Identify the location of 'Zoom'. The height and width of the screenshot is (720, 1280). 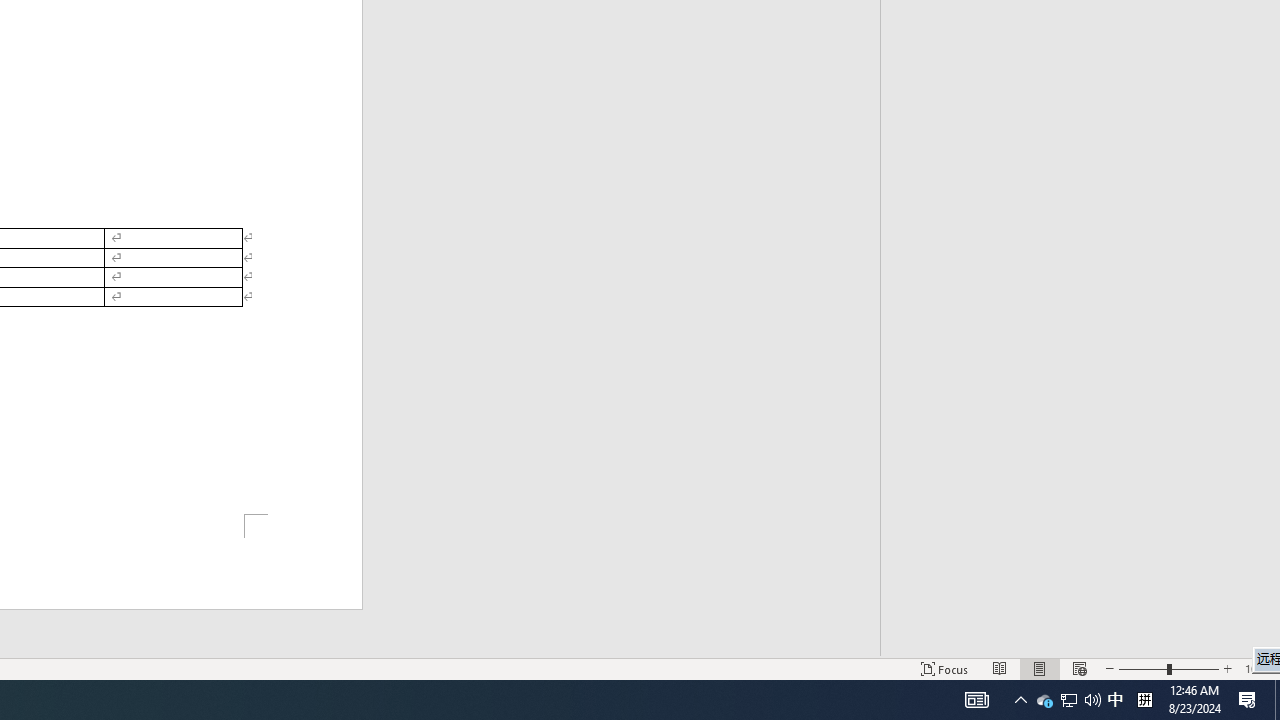
(1168, 669).